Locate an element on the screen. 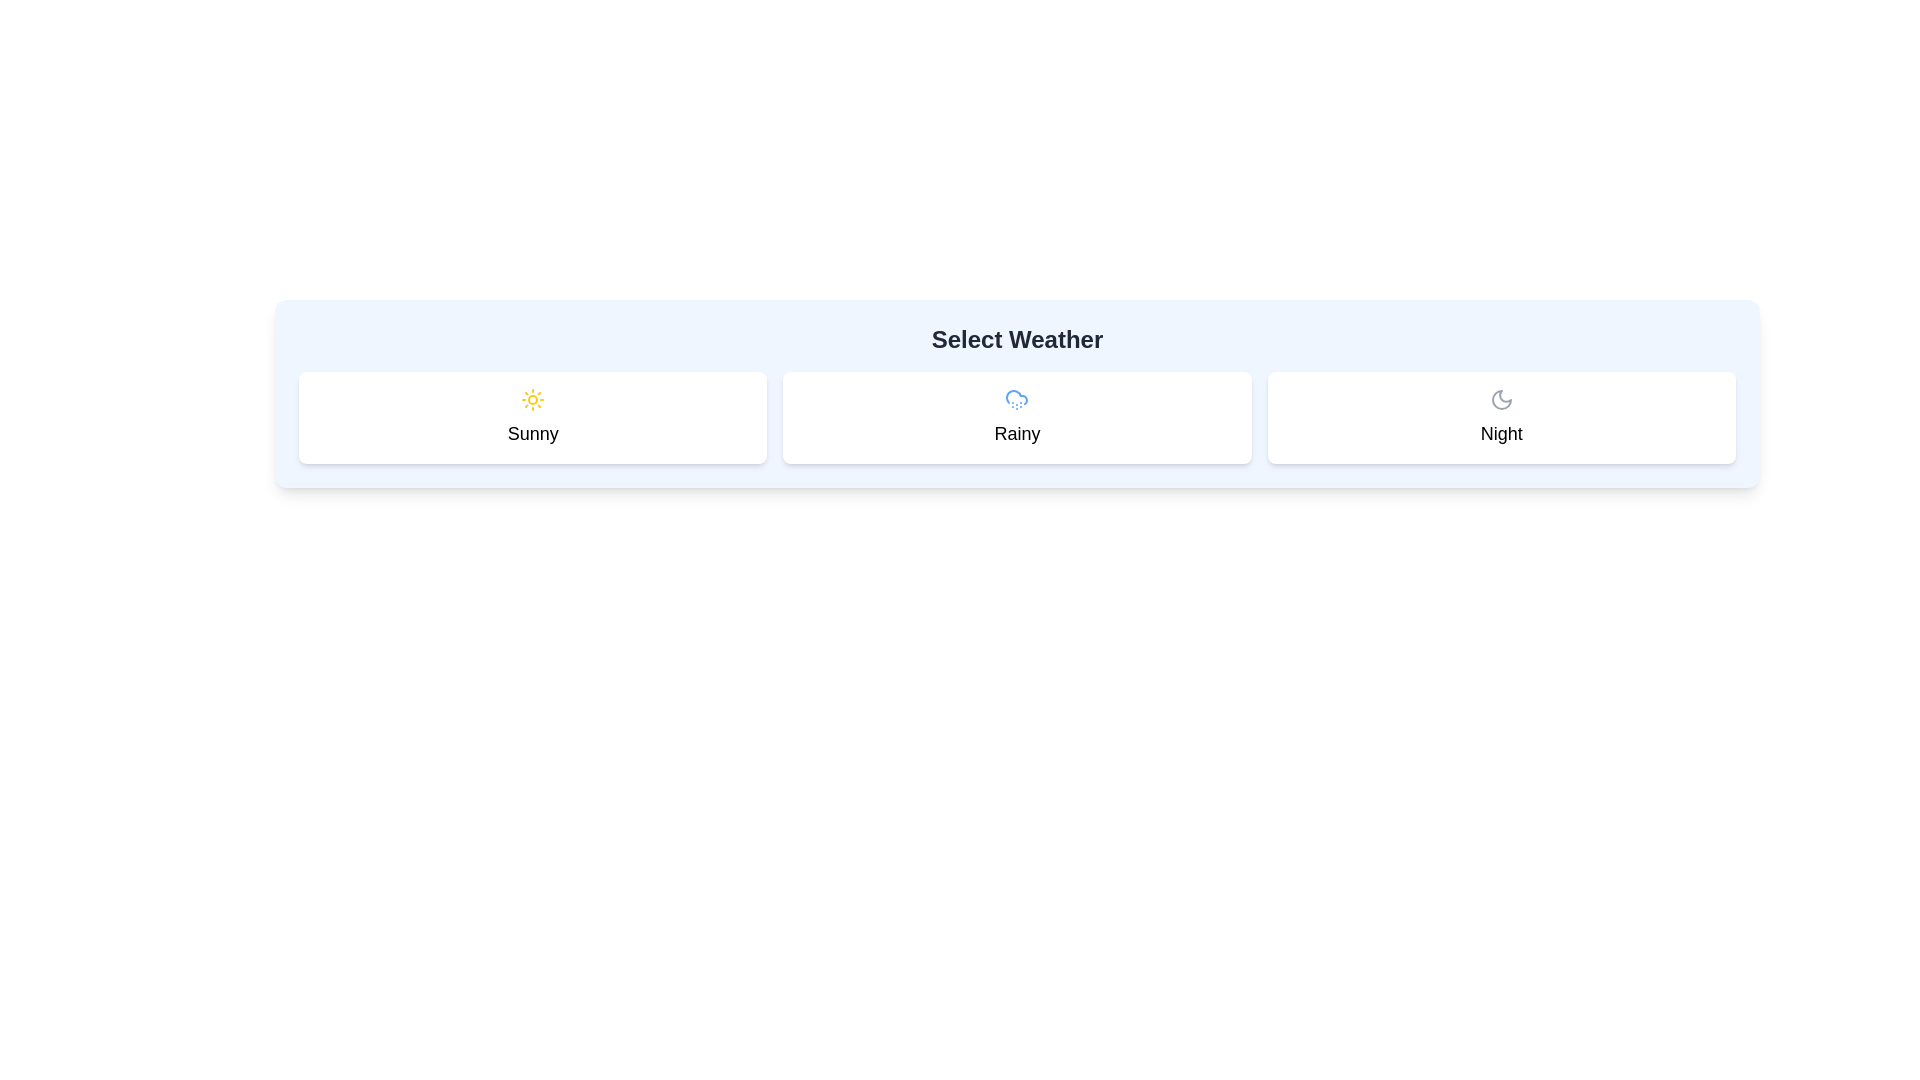 Image resolution: width=1920 pixels, height=1080 pixels. the crescent moon icon within the third box labeled 'Night' is located at coordinates (1501, 400).